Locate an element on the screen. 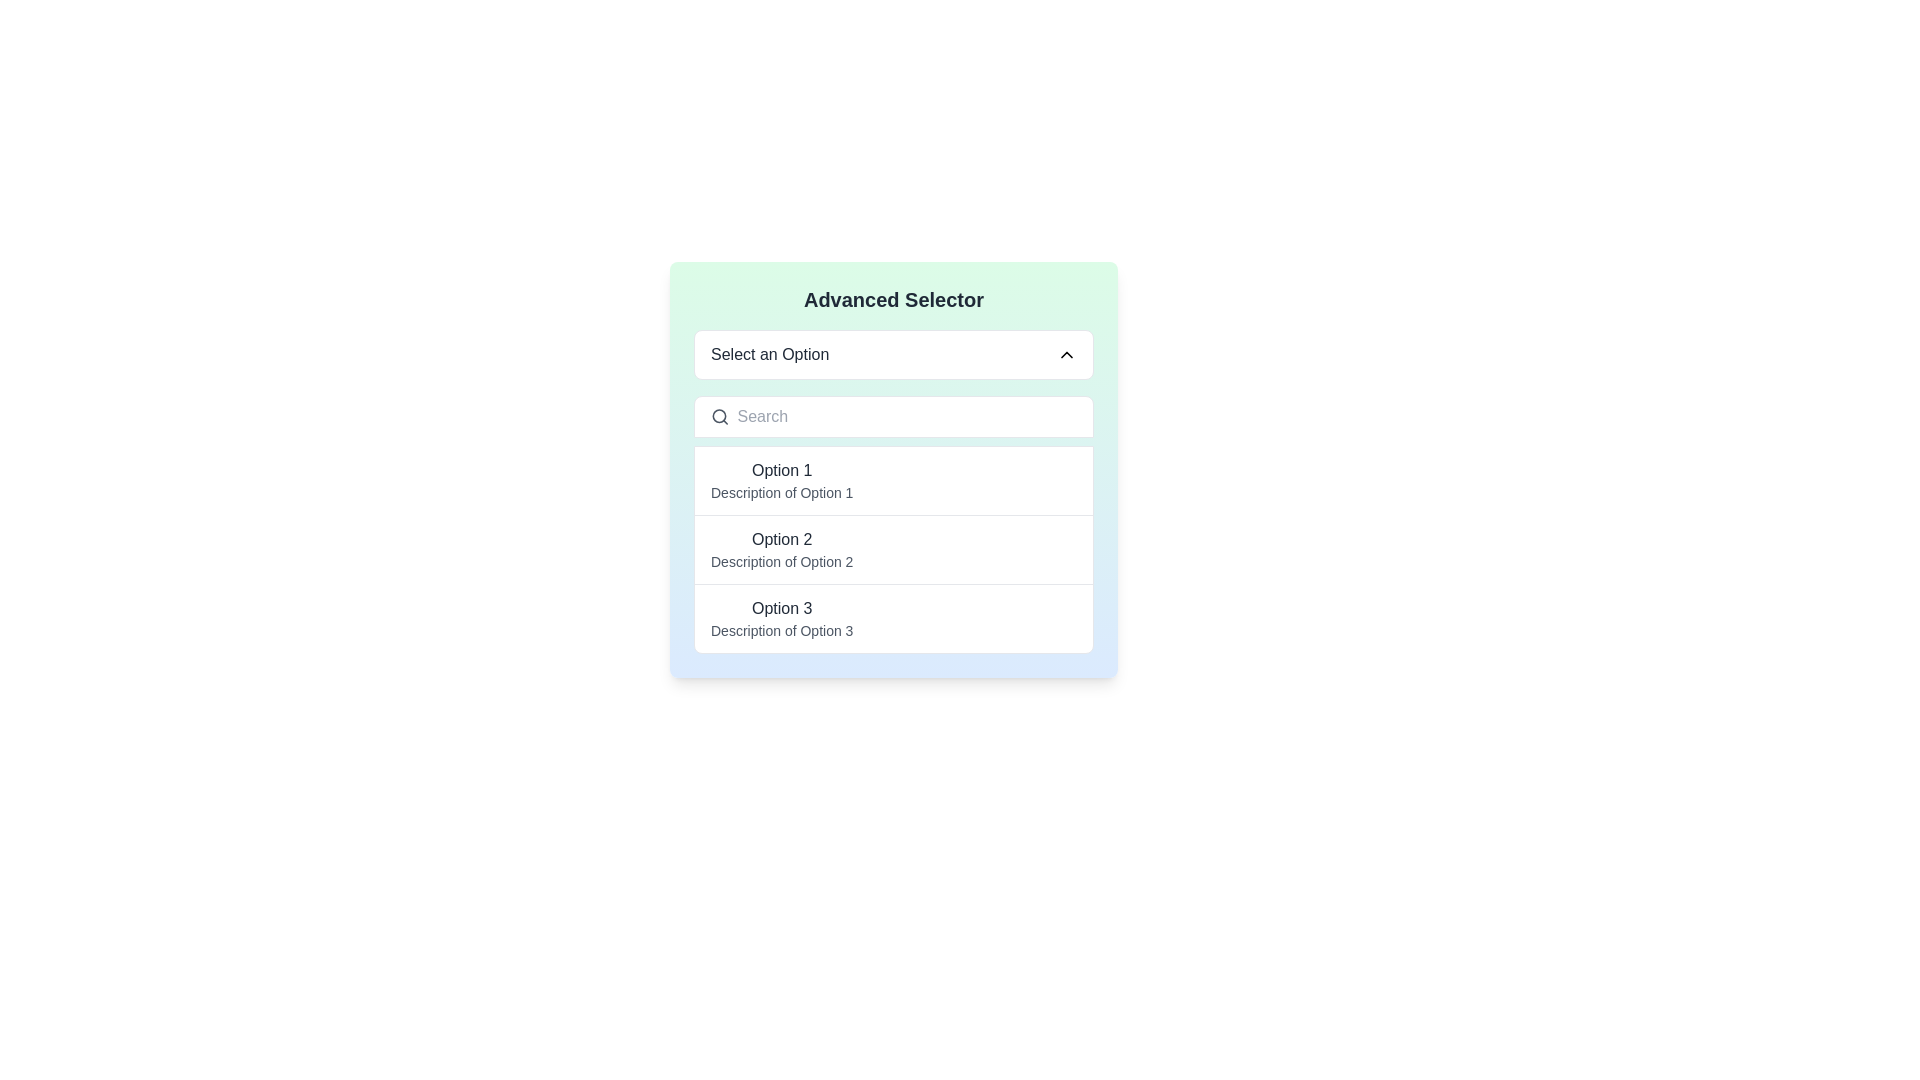 This screenshot has height=1080, width=1920. the first option labeled 'Option 1' in the dropdown list is located at coordinates (892, 481).